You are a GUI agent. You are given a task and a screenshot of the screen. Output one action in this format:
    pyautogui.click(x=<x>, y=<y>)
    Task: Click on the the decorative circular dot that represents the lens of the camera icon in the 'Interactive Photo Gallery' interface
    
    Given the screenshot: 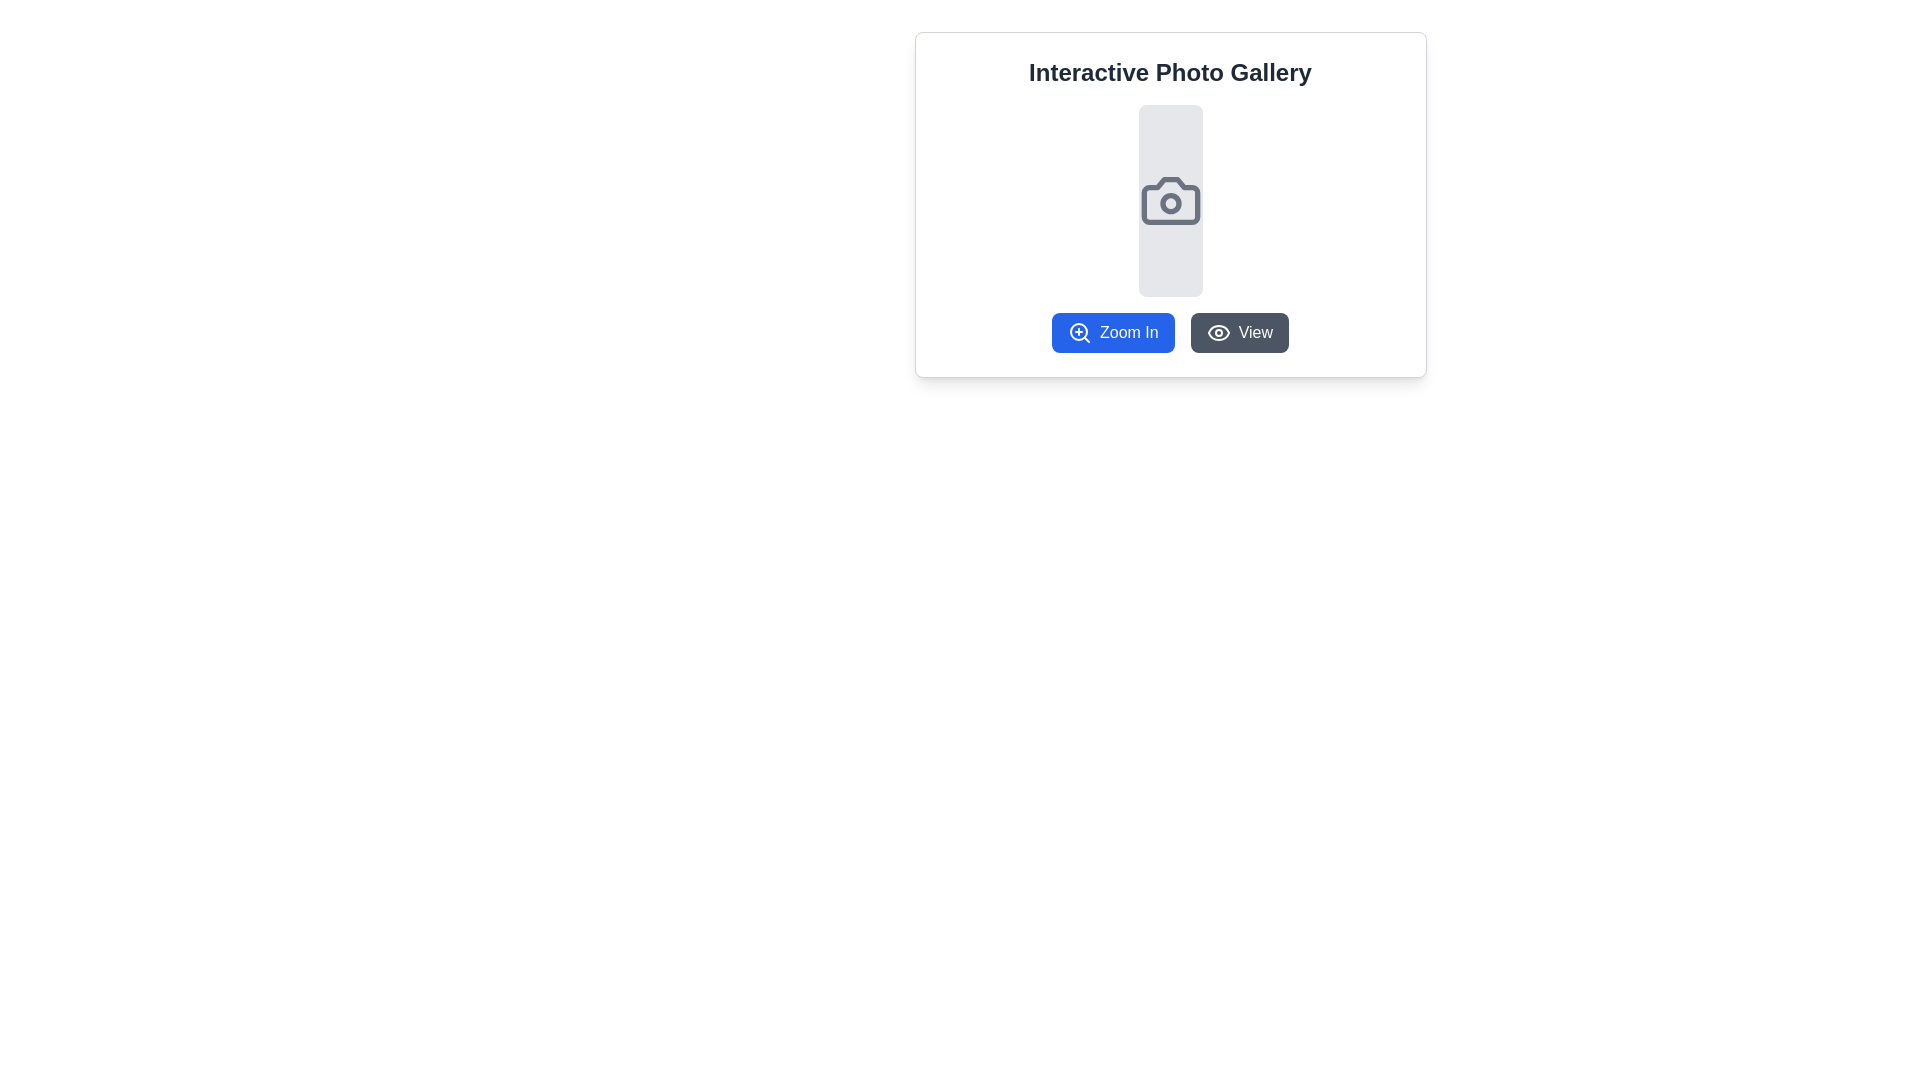 What is the action you would take?
    pyautogui.click(x=1170, y=203)
    